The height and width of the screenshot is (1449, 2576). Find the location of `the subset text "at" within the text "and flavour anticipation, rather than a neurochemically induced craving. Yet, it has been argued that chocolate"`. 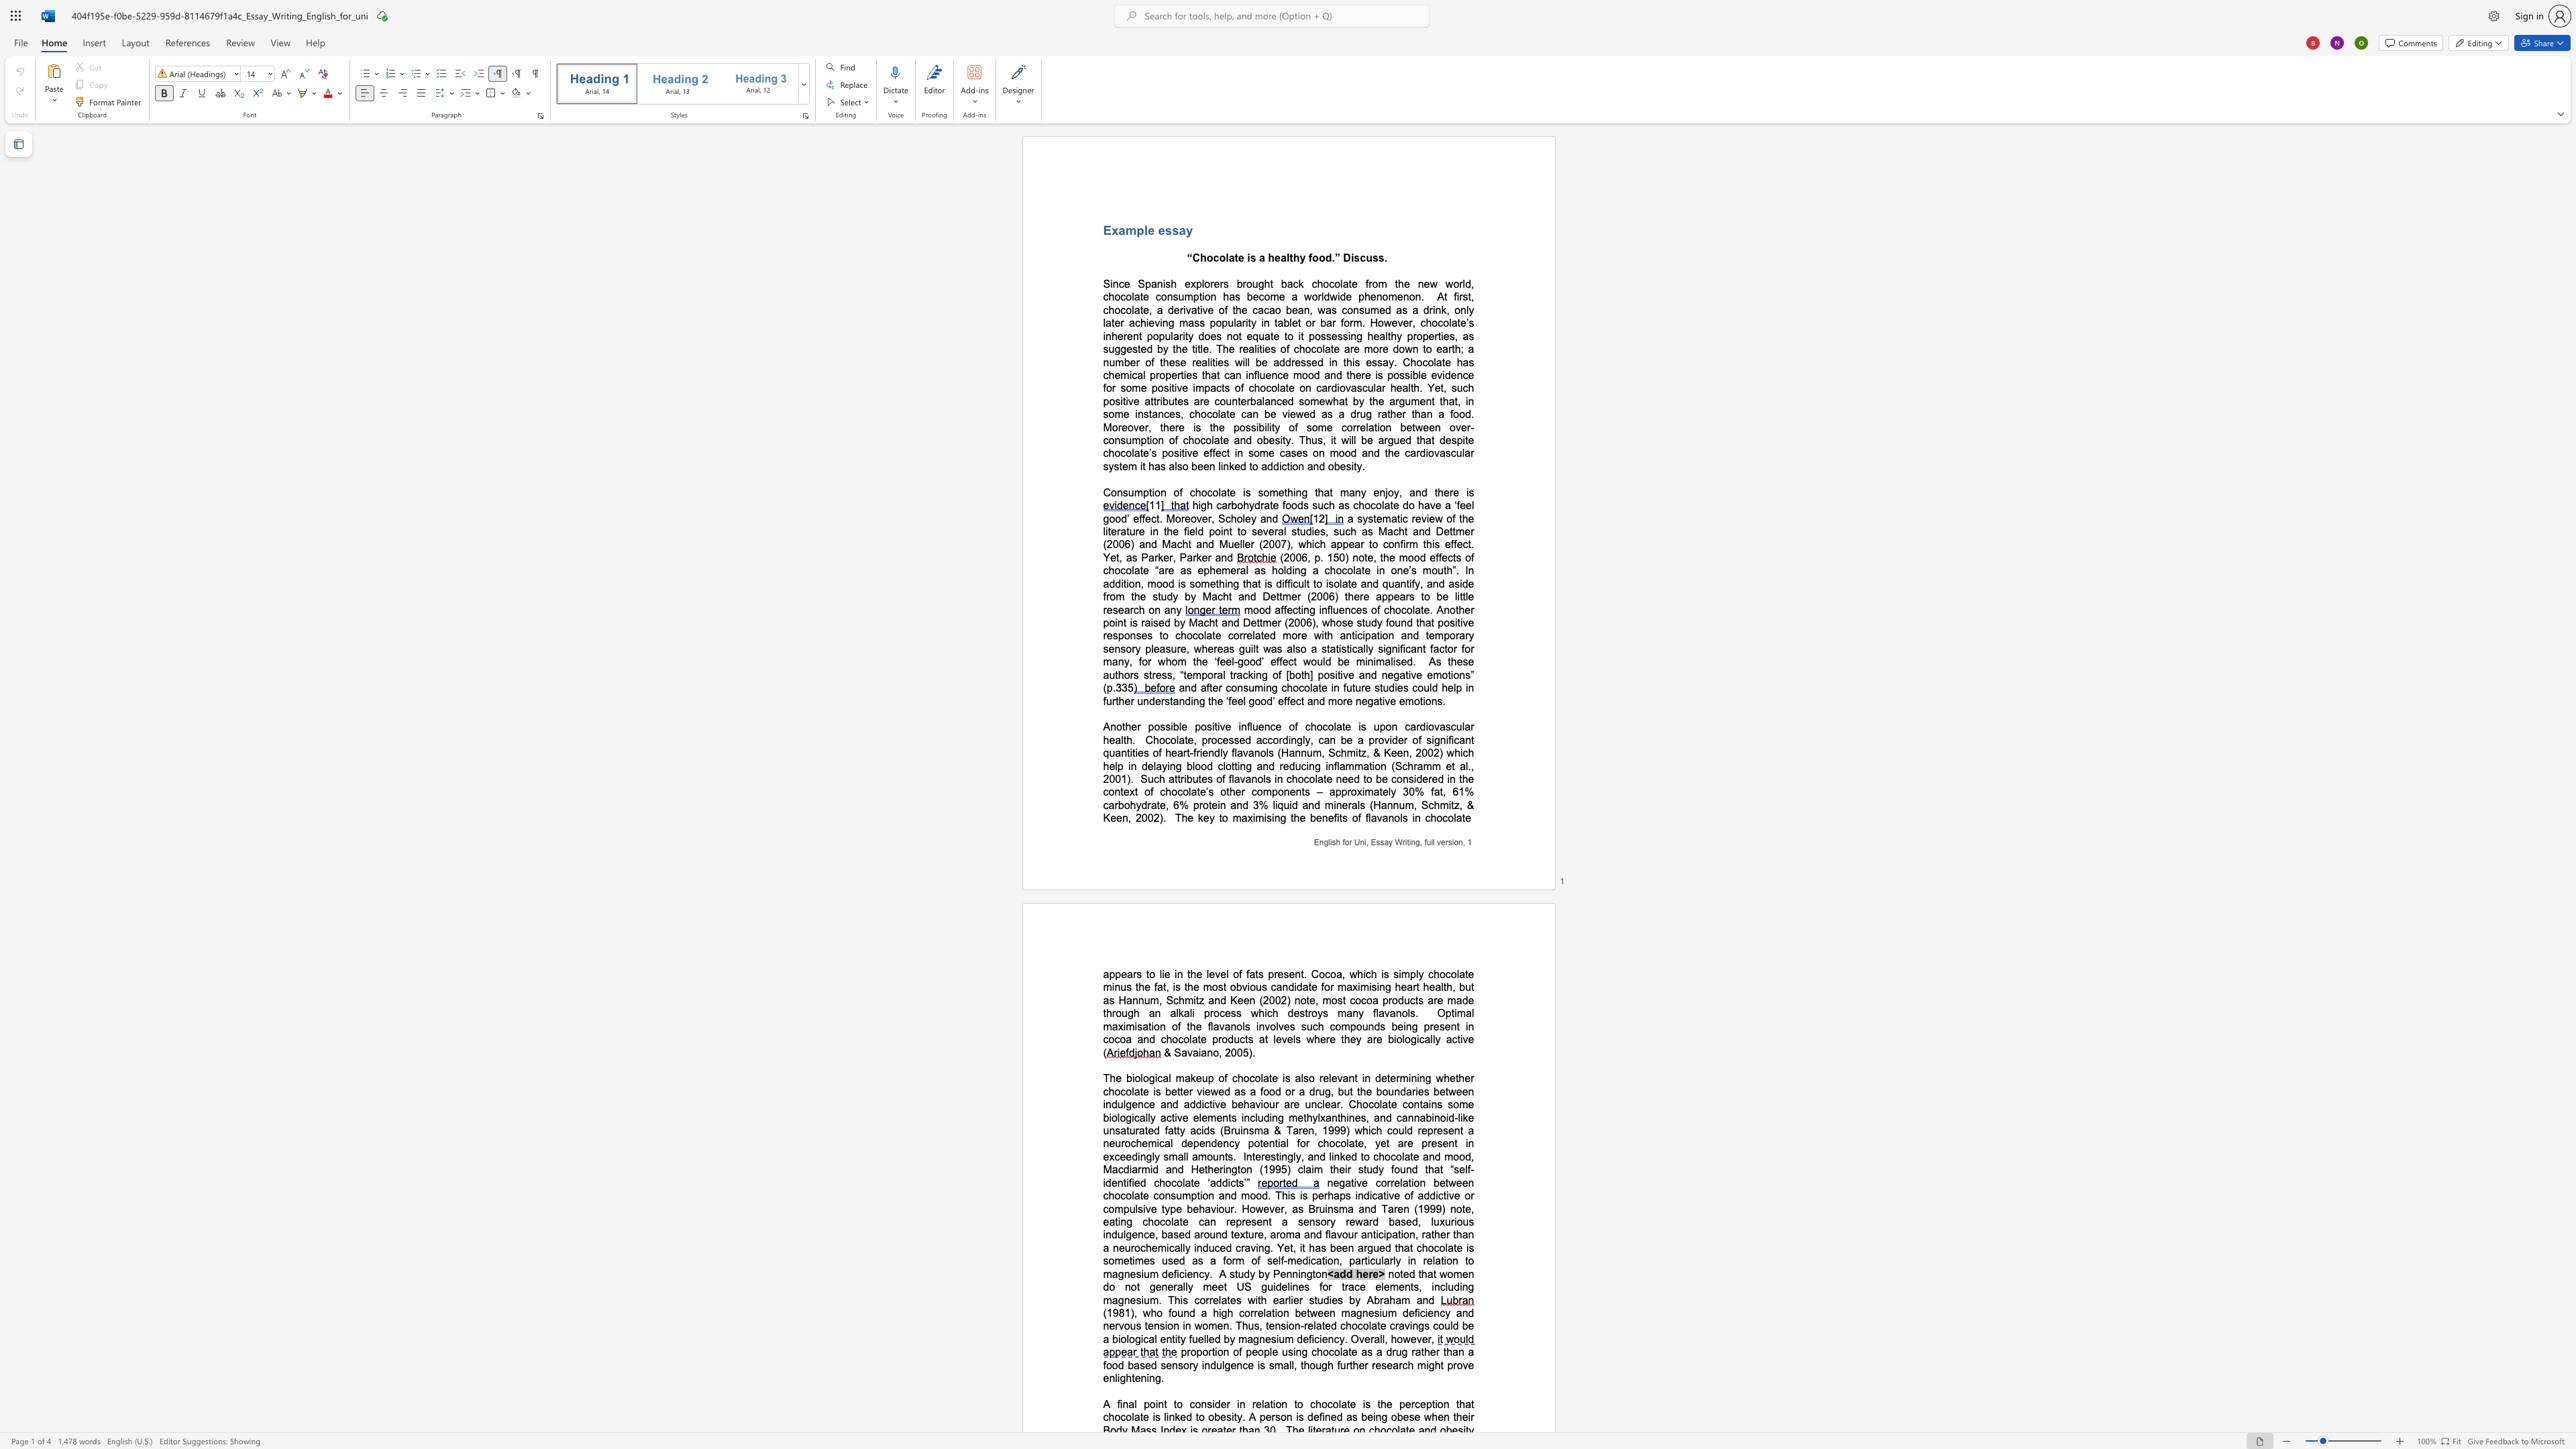

the subset text "at" within the text "and flavour anticipation, rather than a neurochemically induced craving. Yet, it has been argued that chocolate" is located at coordinates (1403, 1248).